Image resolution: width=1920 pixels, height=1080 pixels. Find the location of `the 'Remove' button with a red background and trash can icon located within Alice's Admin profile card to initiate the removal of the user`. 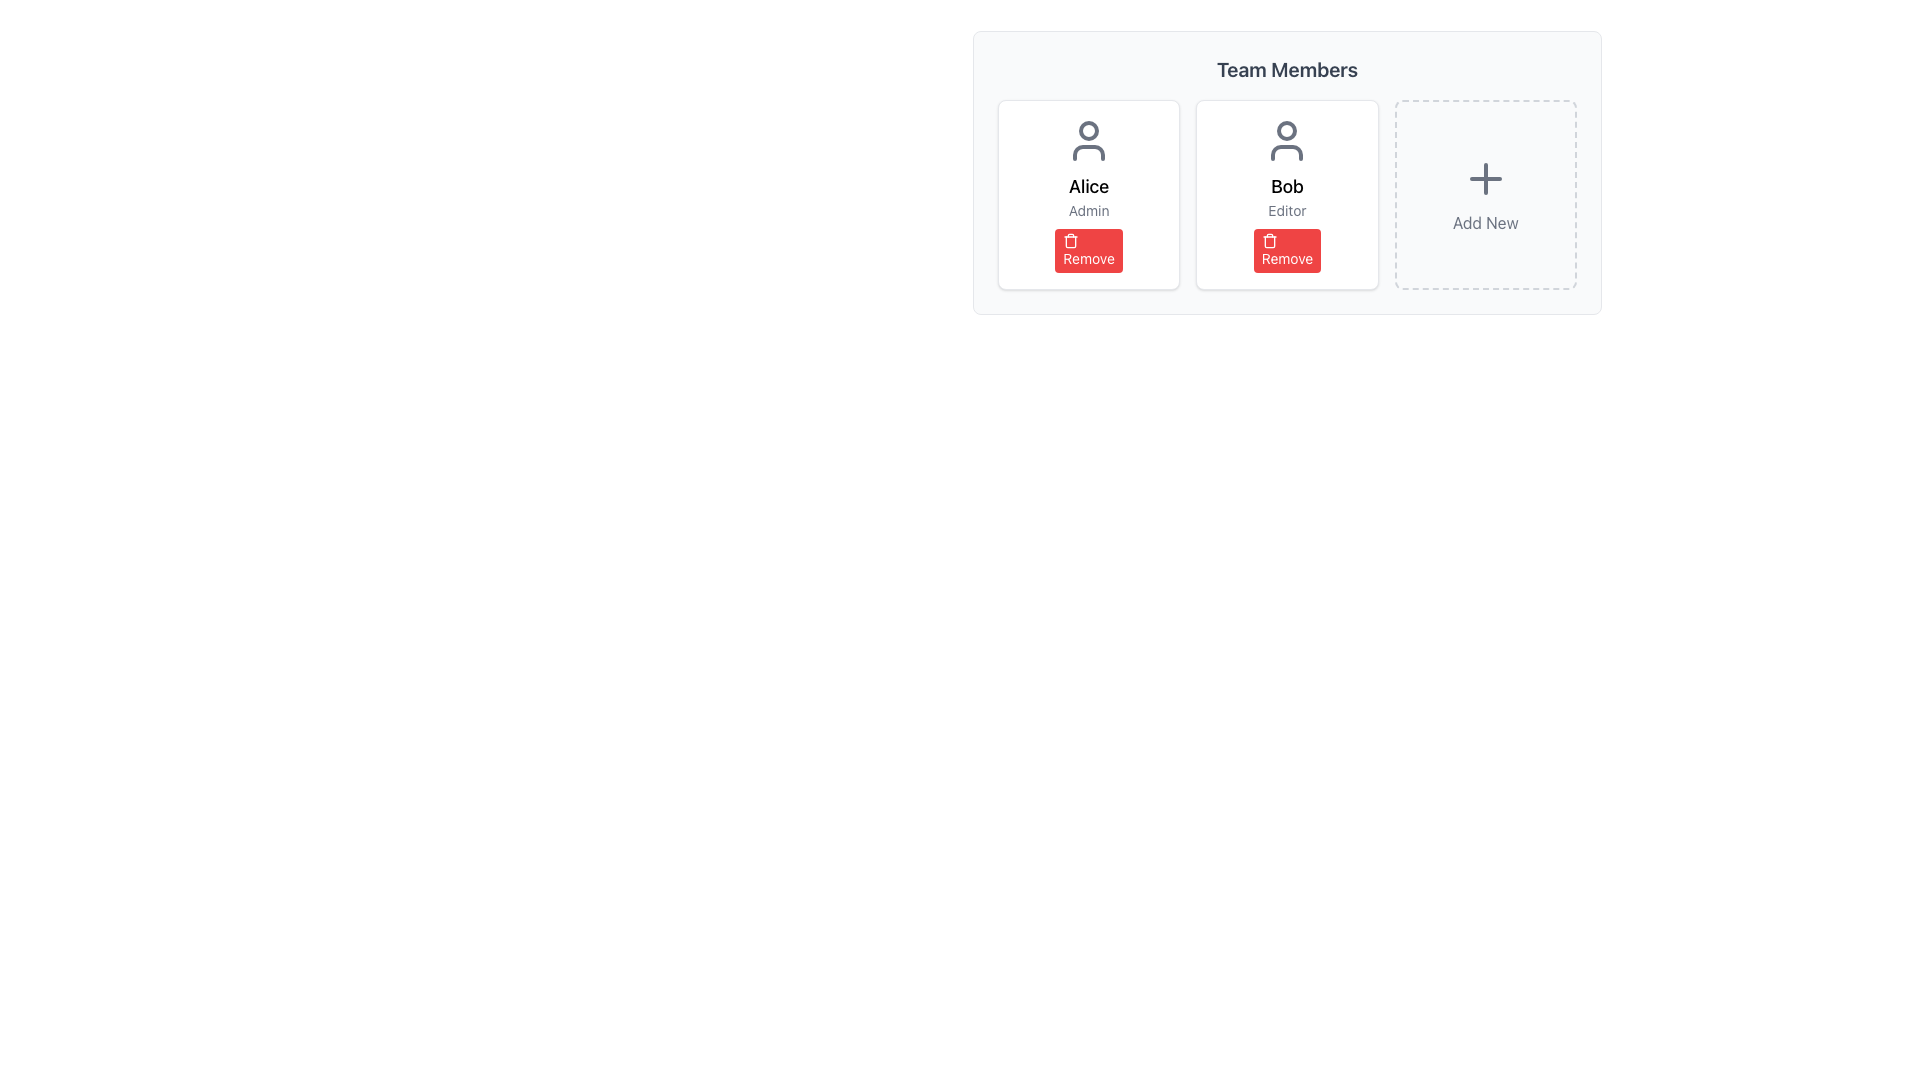

the 'Remove' button with a red background and trash can icon located within Alice's Admin profile card to initiate the removal of the user is located at coordinates (1088, 249).